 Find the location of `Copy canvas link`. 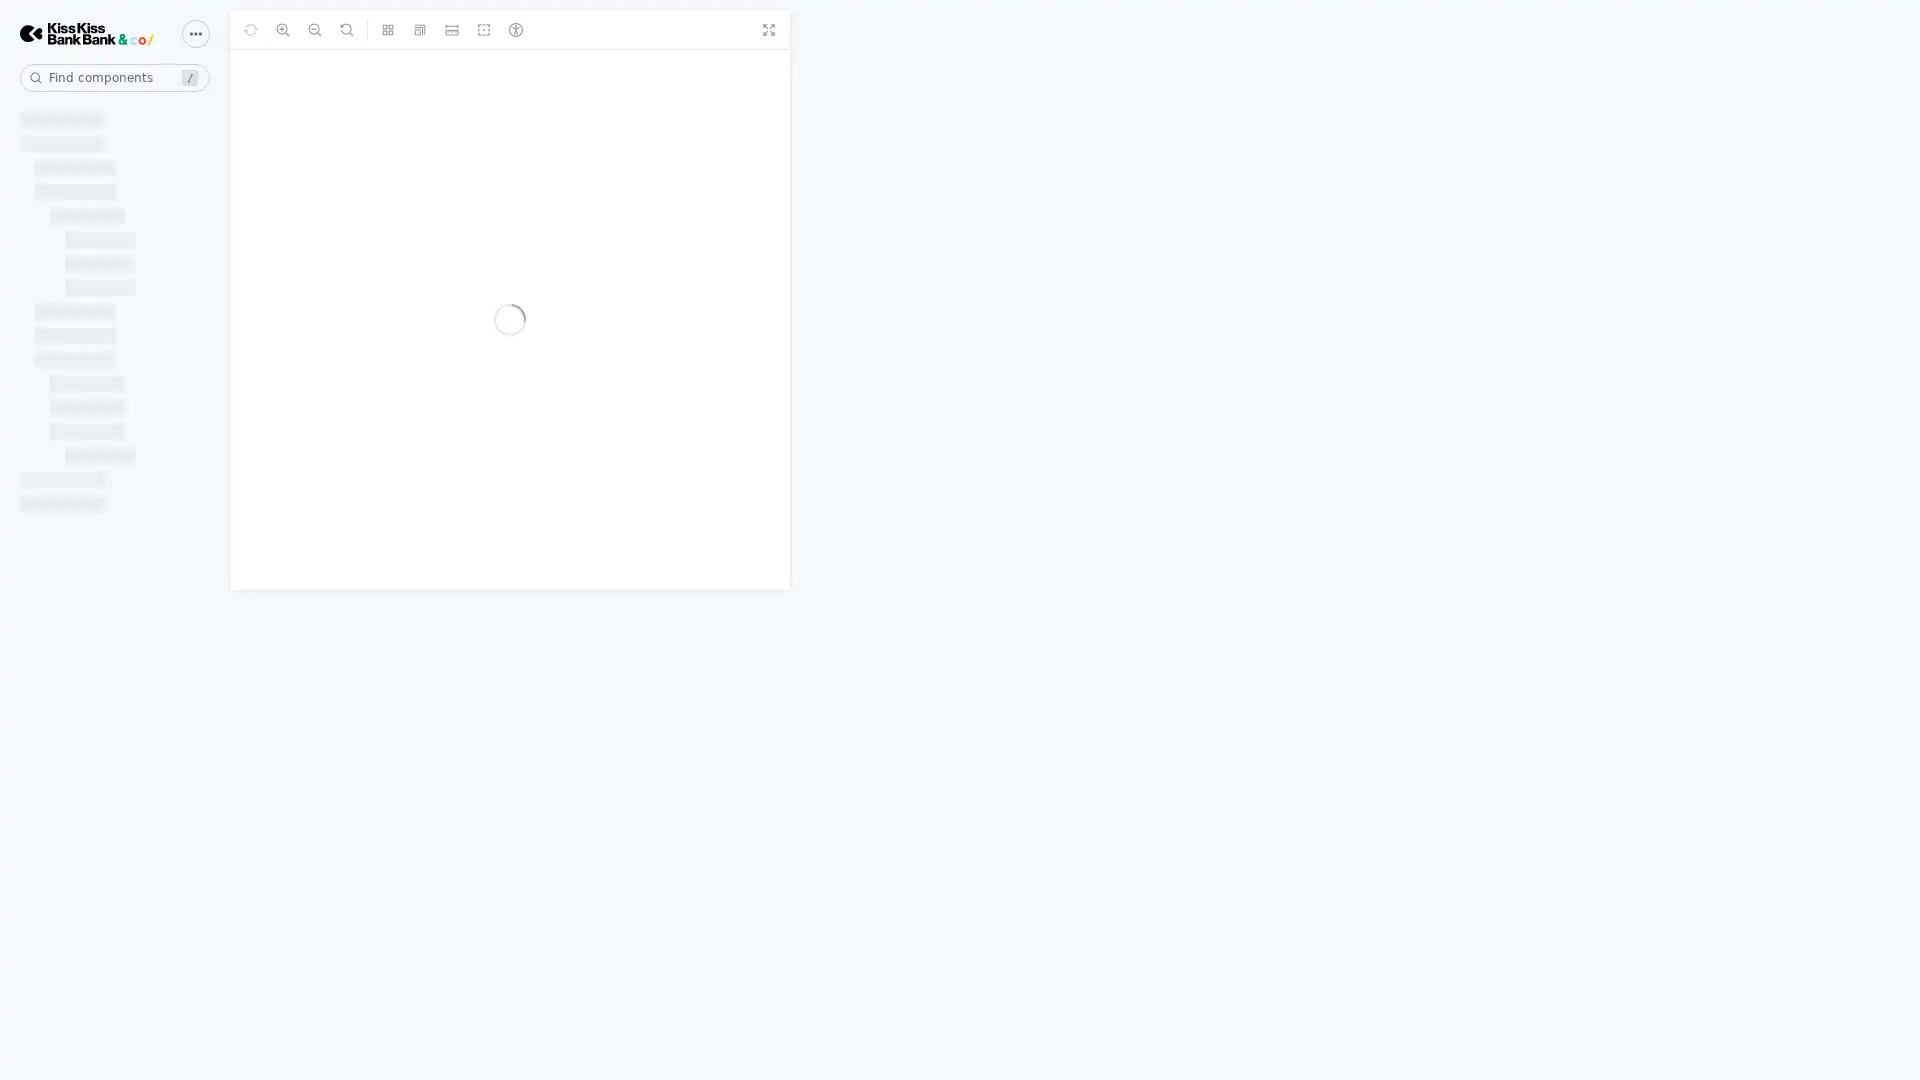

Copy canvas link is located at coordinates (1888, 30).